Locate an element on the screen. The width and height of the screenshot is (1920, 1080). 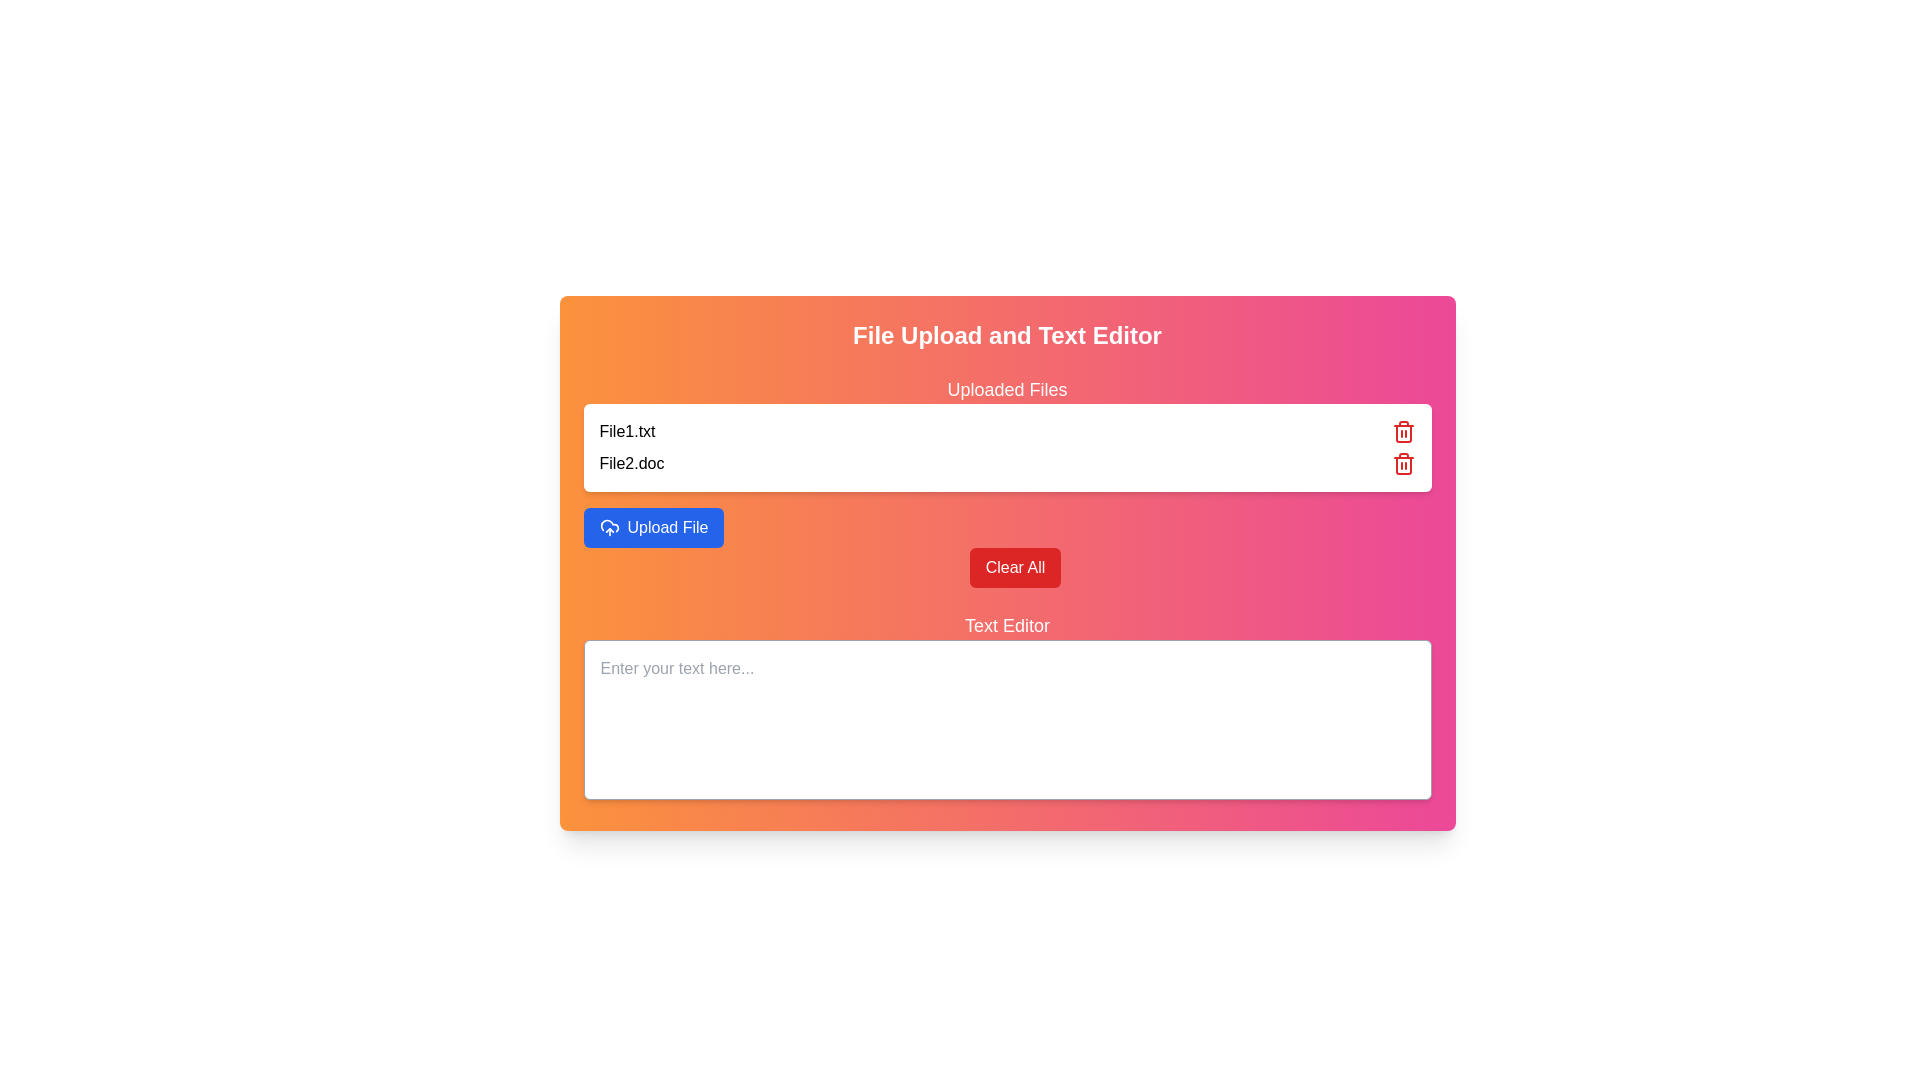
the file upload button located below the list of uploaded files, to the left of the 'Clear All' button in the 'Uploaded Files' section is located at coordinates (653, 527).